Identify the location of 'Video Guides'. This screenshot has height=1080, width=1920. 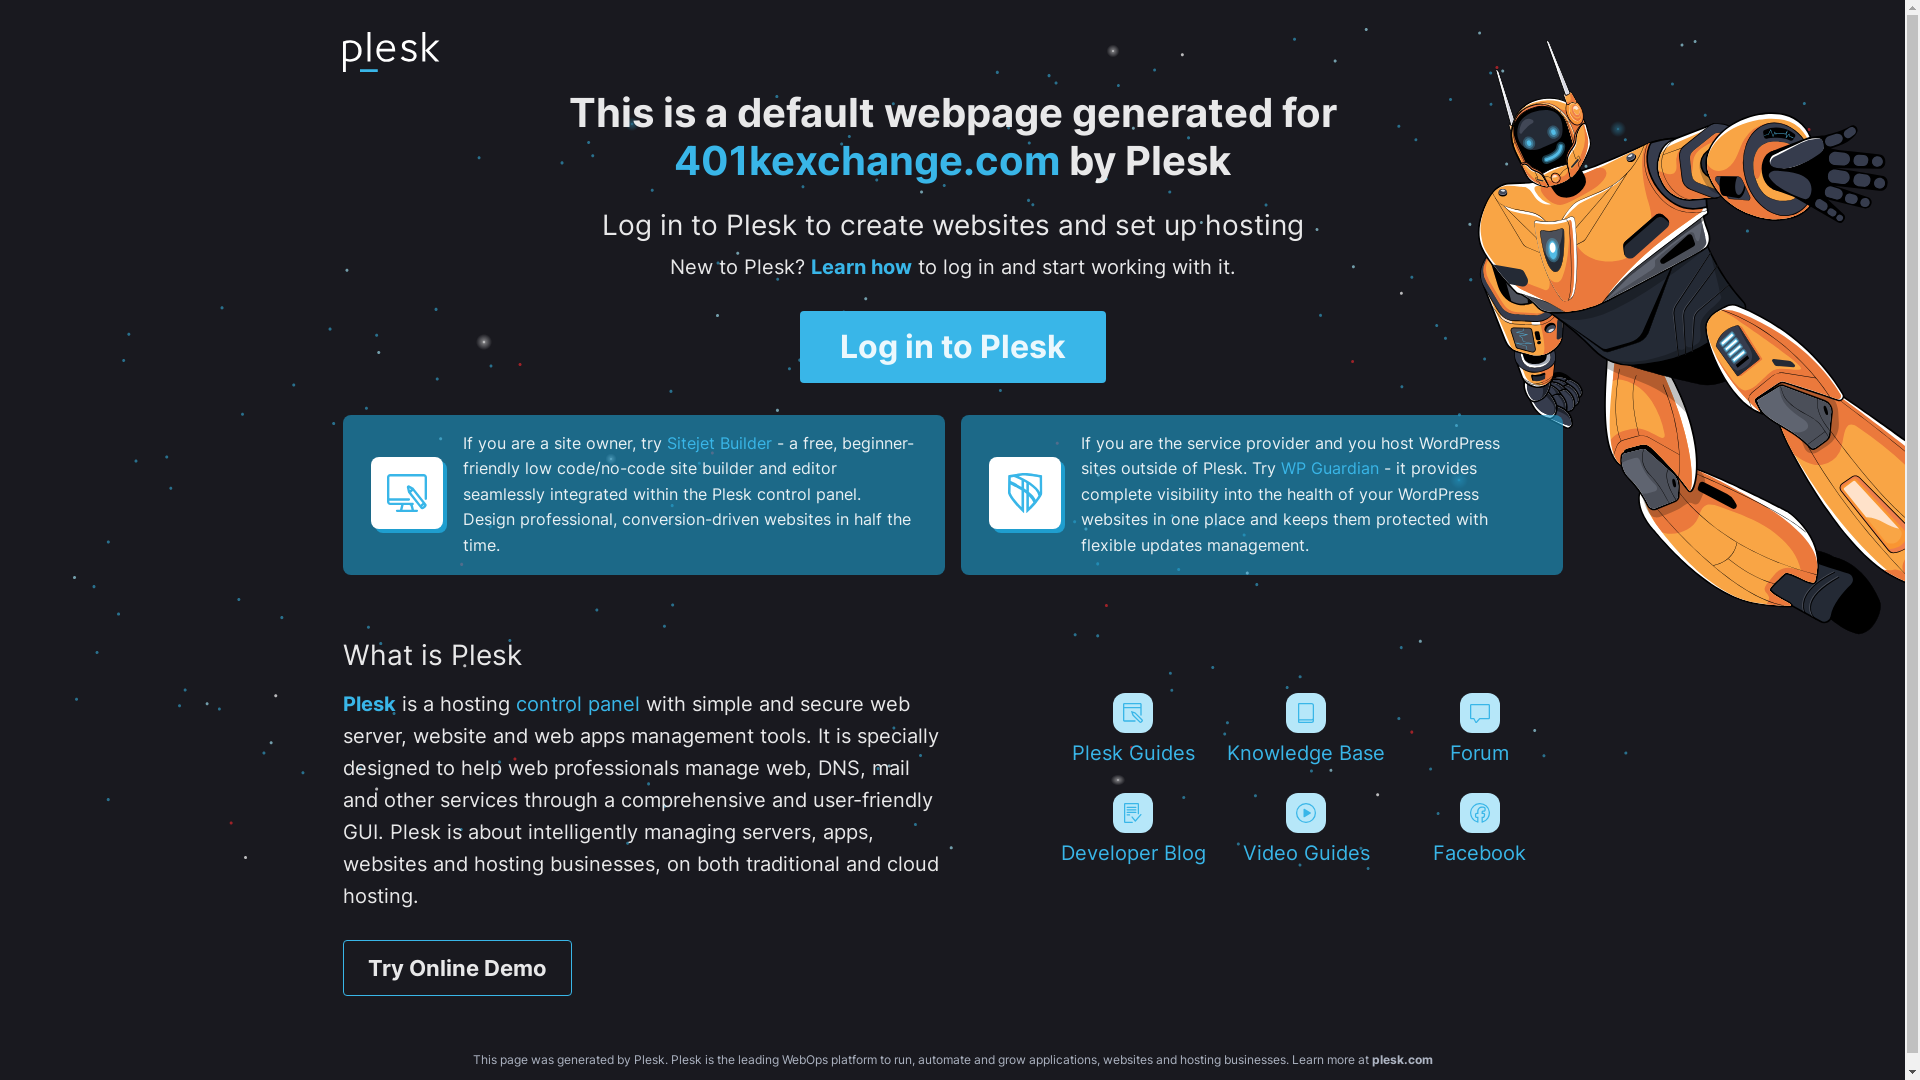
(1306, 829).